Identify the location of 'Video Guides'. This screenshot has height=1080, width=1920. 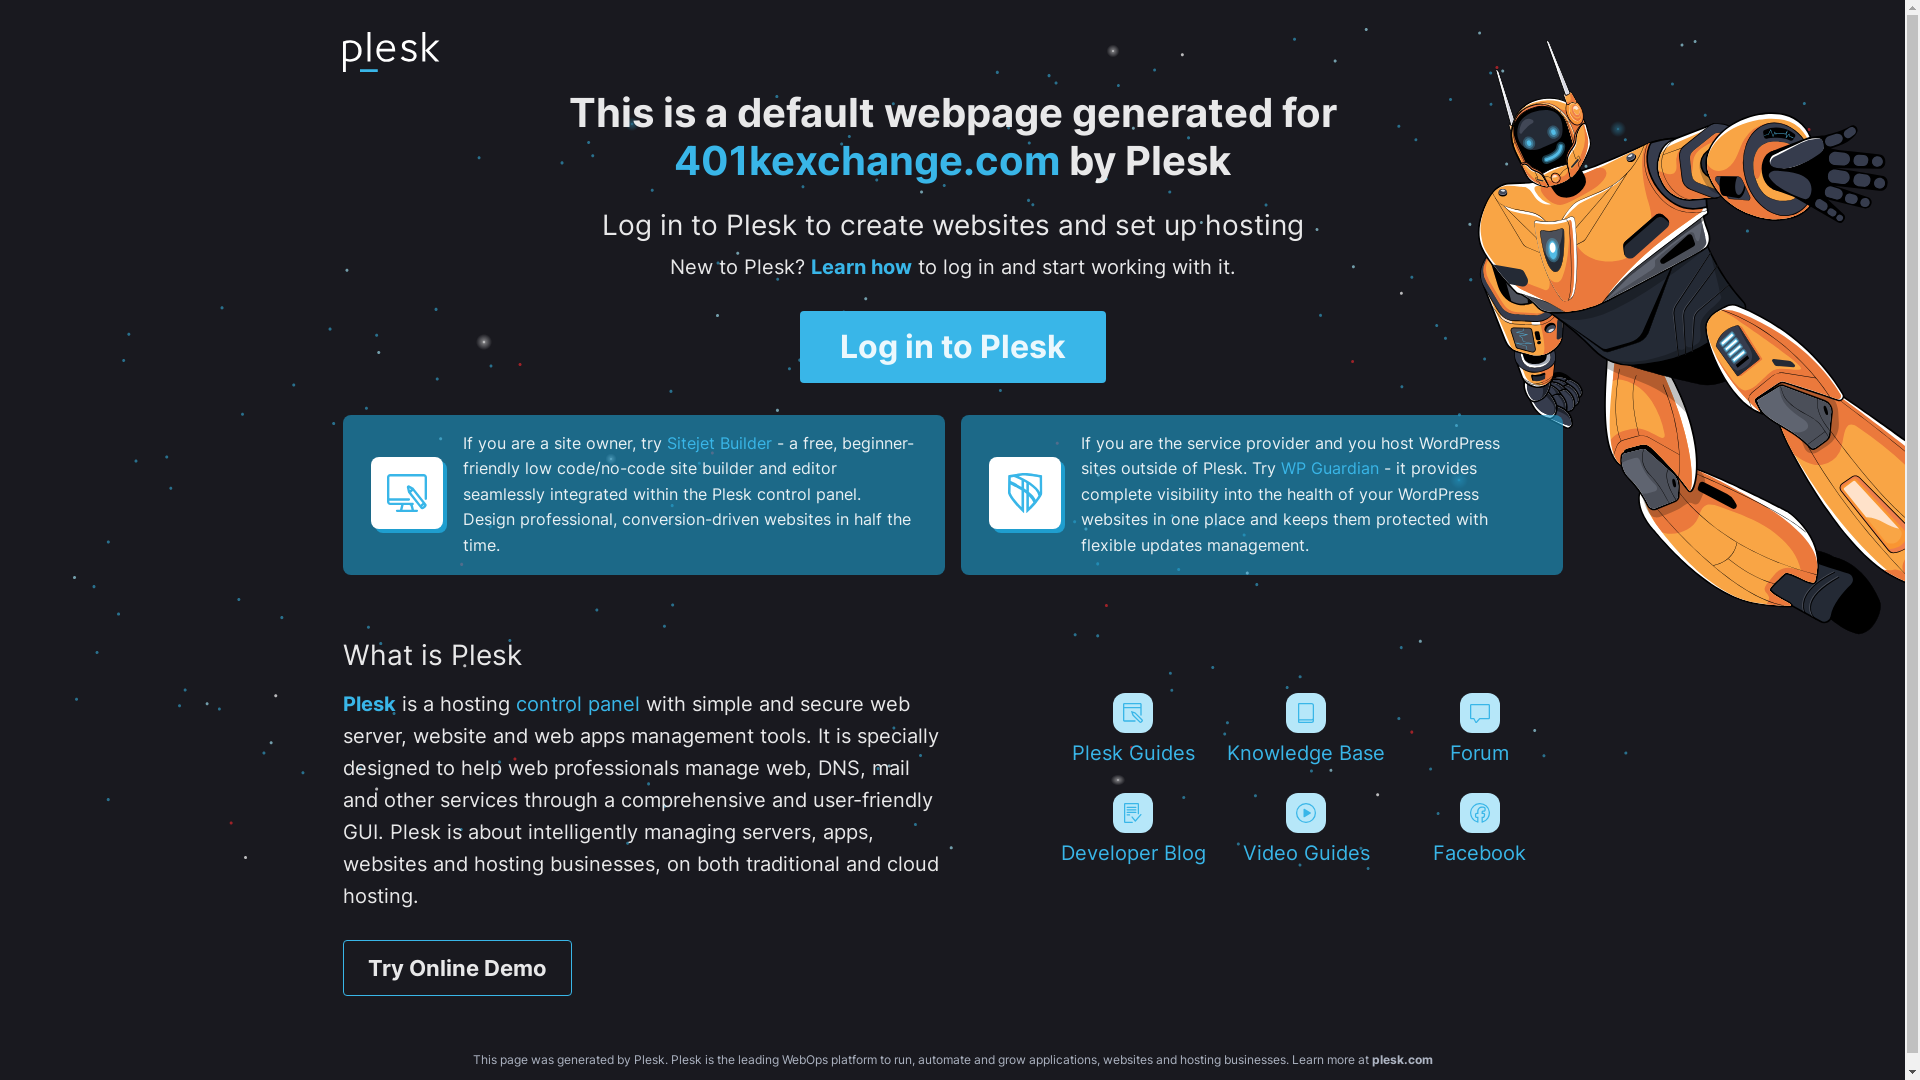
(1306, 829).